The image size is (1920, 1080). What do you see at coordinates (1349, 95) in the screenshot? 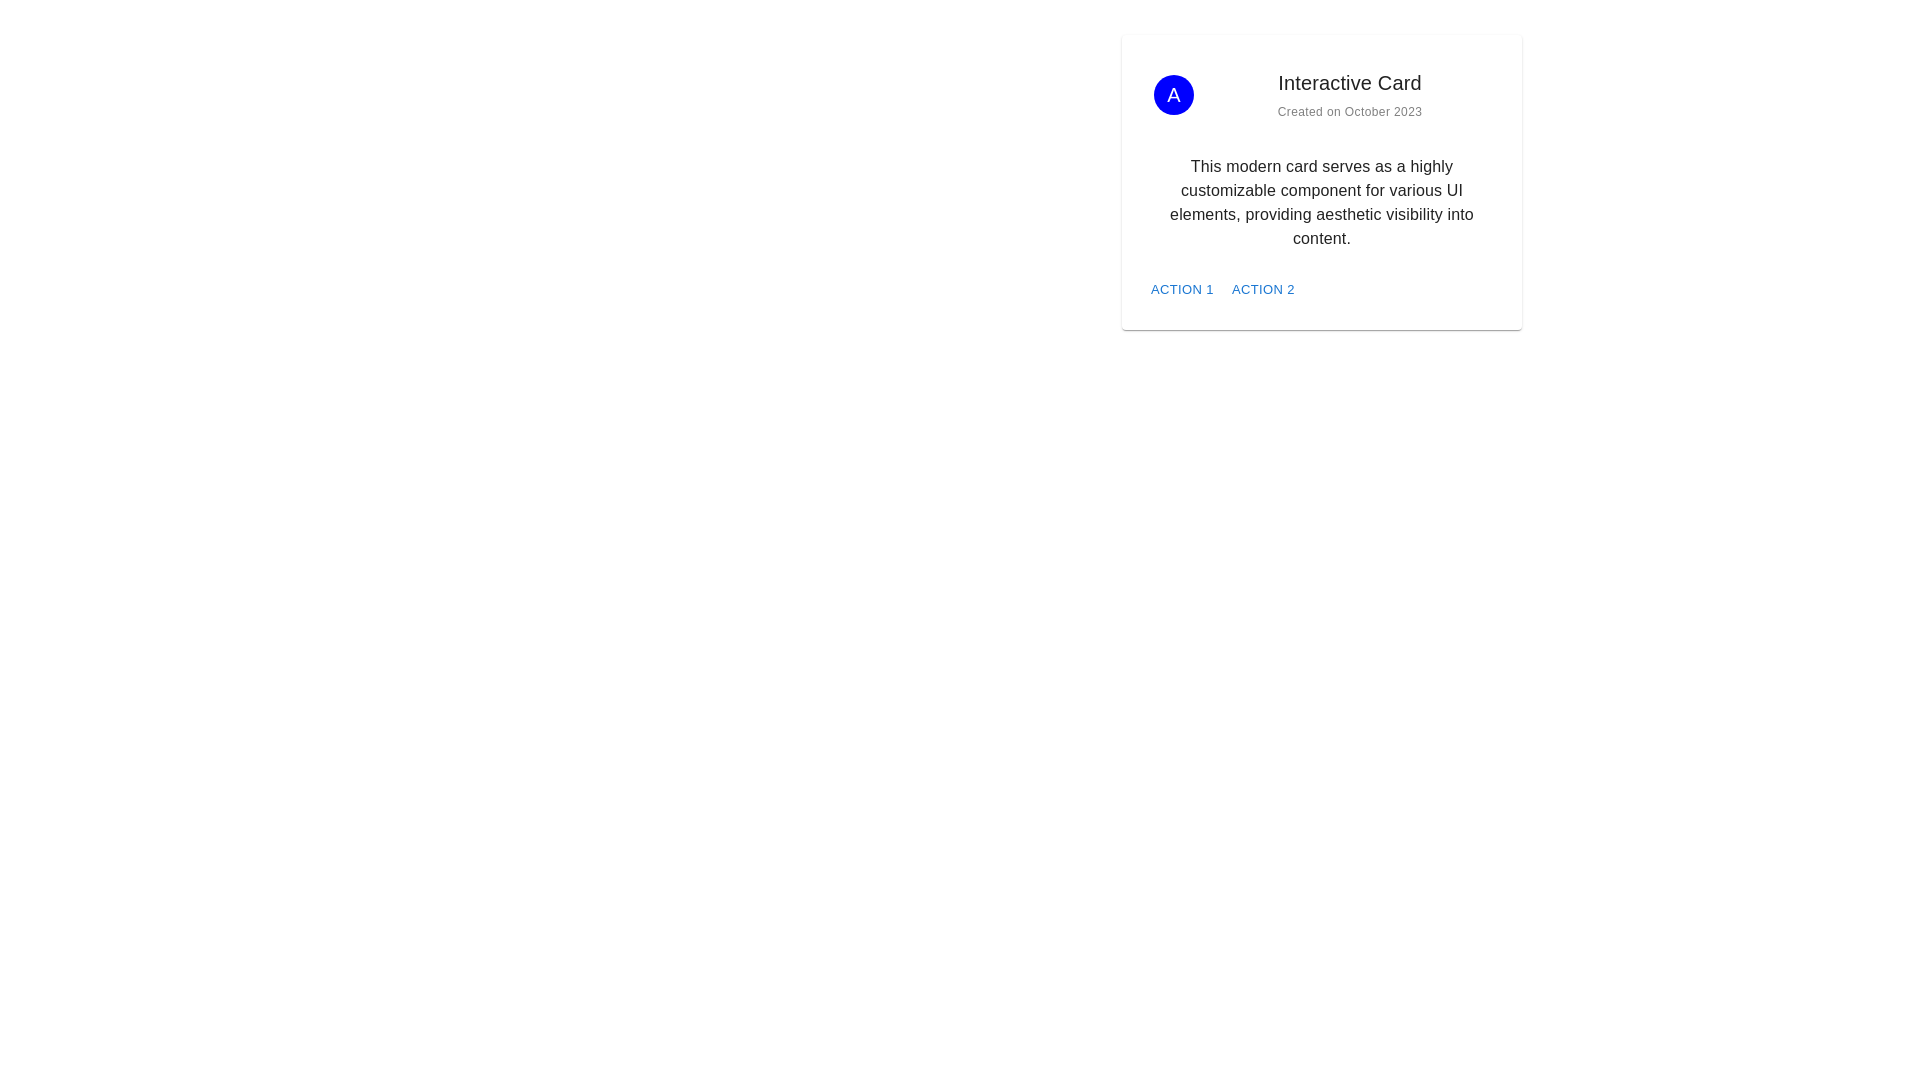
I see `the text block displaying 'Interactive Card' and 'Created on October 2023' located at the top-right of the card layout` at bounding box center [1349, 95].